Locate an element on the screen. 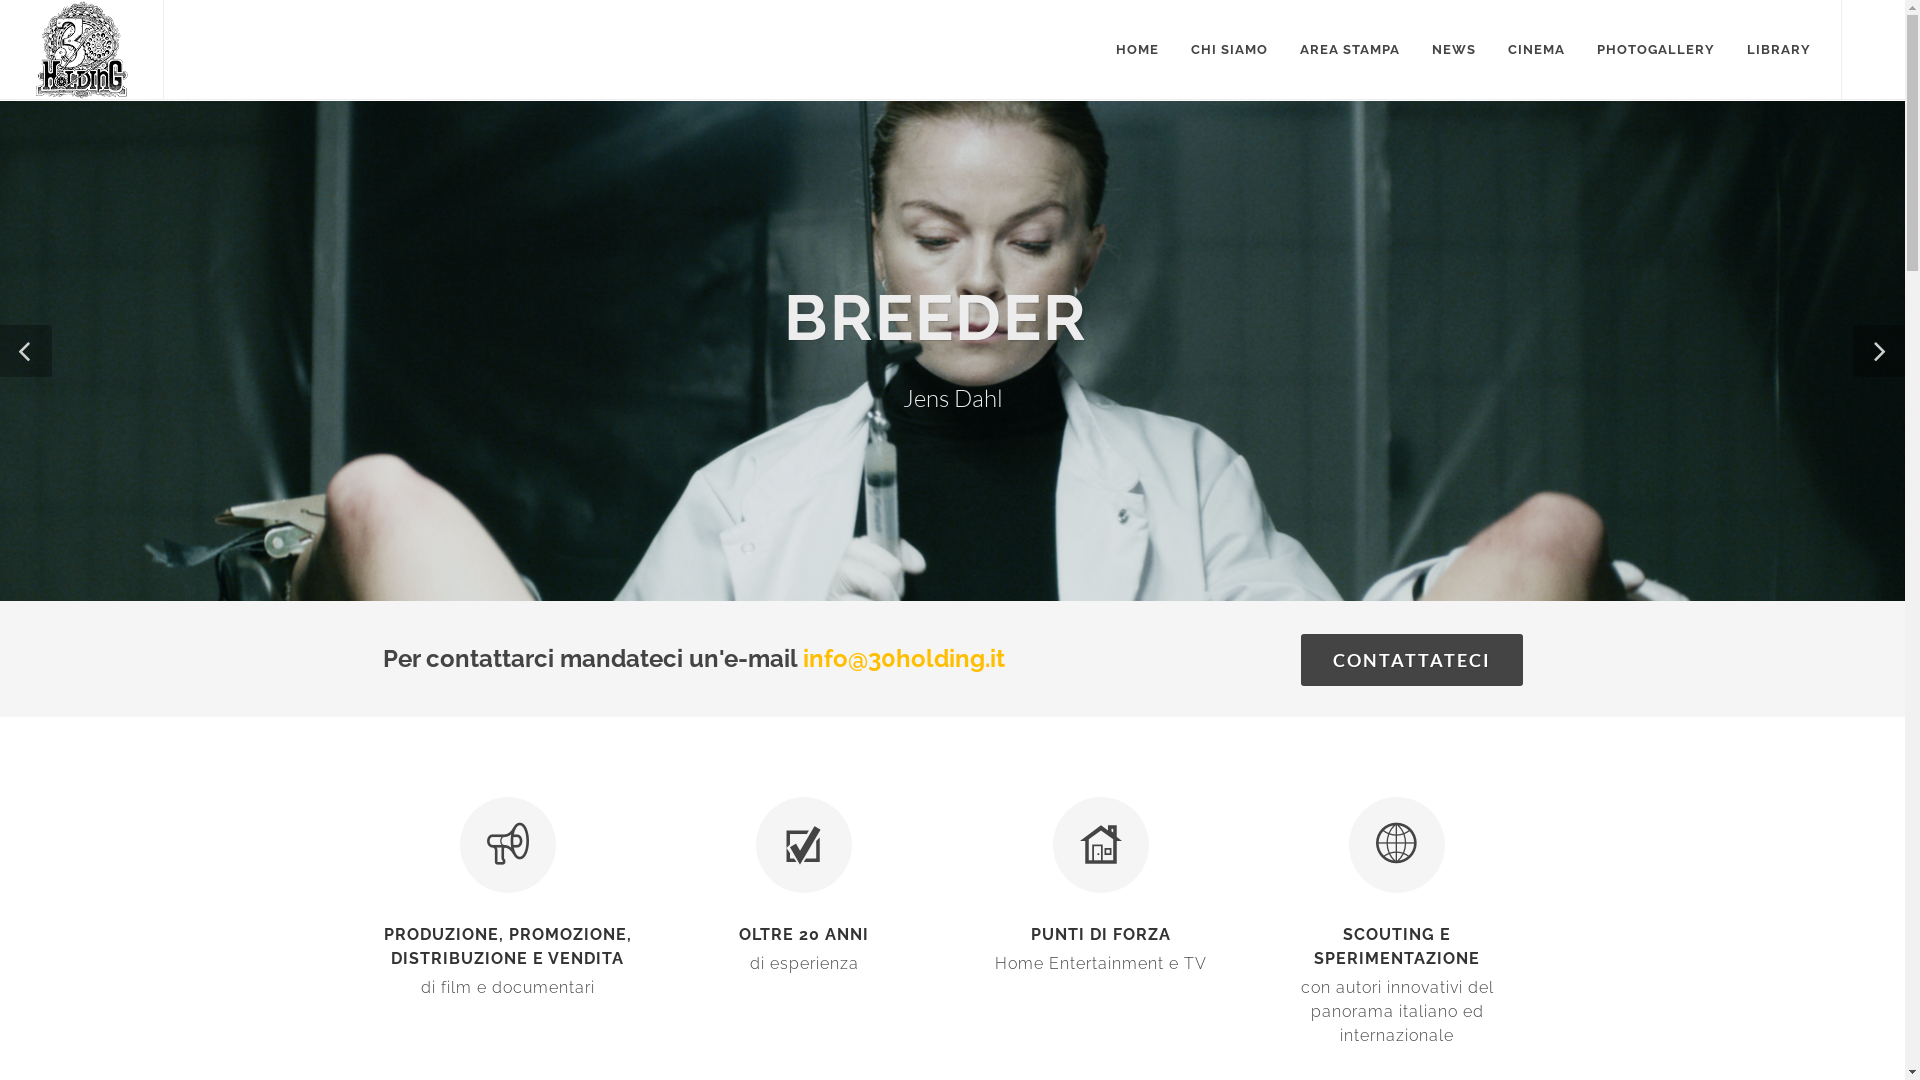 The width and height of the screenshot is (1920, 1080). 'AREA STAMPA' is located at coordinates (1285, 49).